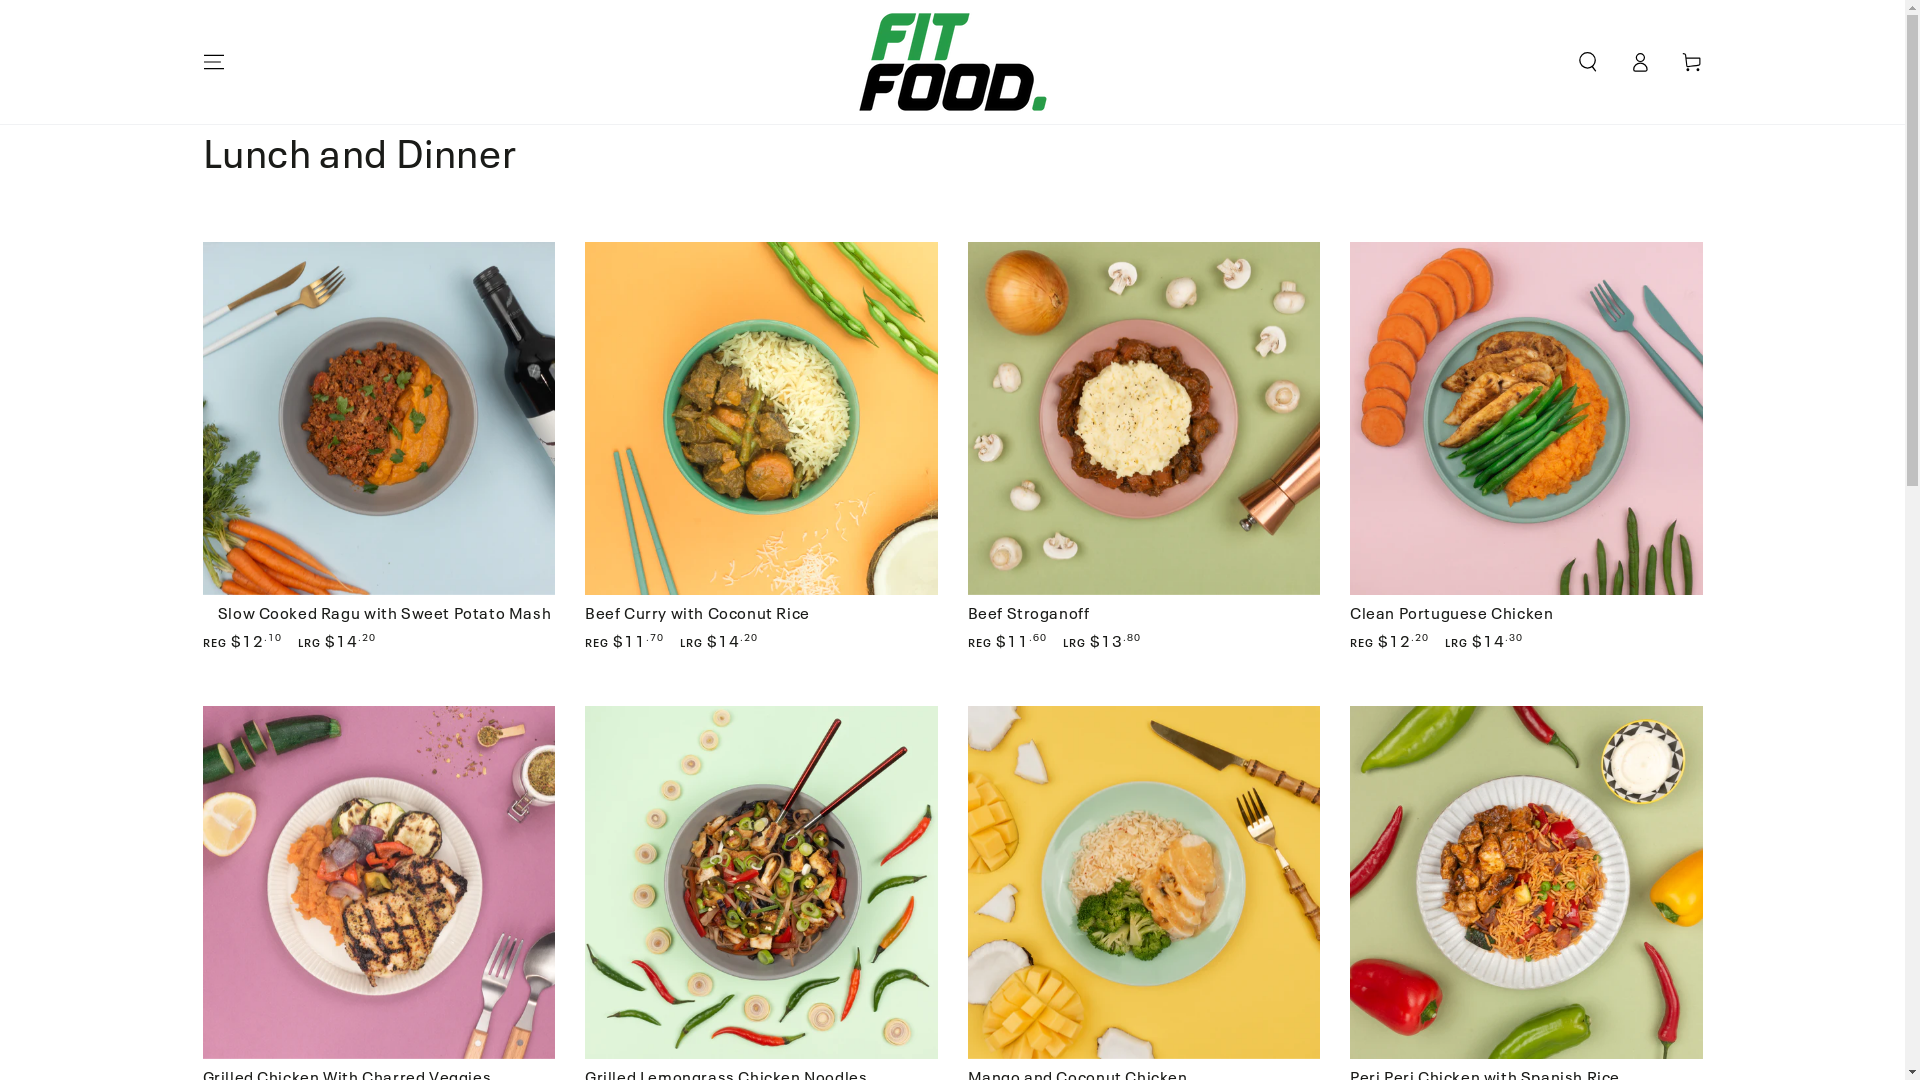 This screenshot has width=1920, height=1080. I want to click on 'Clean Portuguese Chicken', so click(1349, 445).